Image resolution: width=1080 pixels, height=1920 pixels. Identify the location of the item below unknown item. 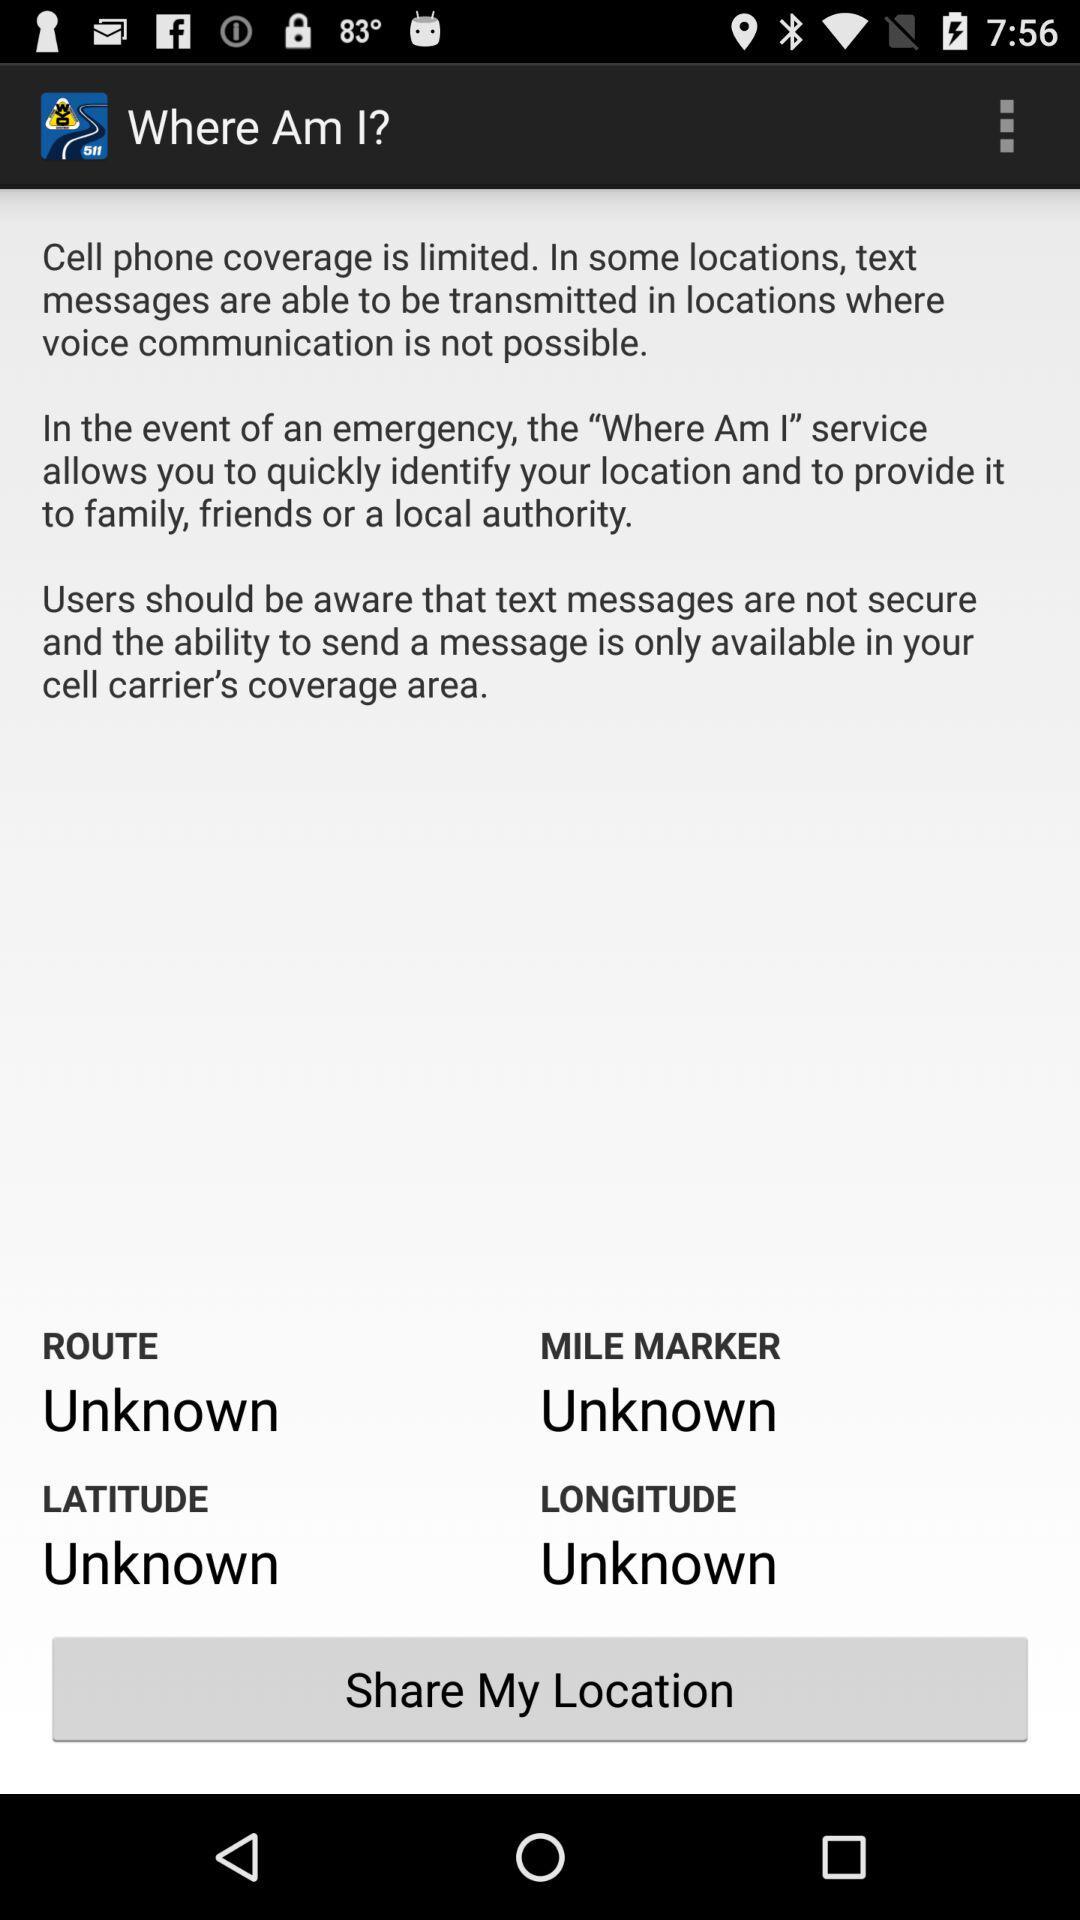
(540, 1688).